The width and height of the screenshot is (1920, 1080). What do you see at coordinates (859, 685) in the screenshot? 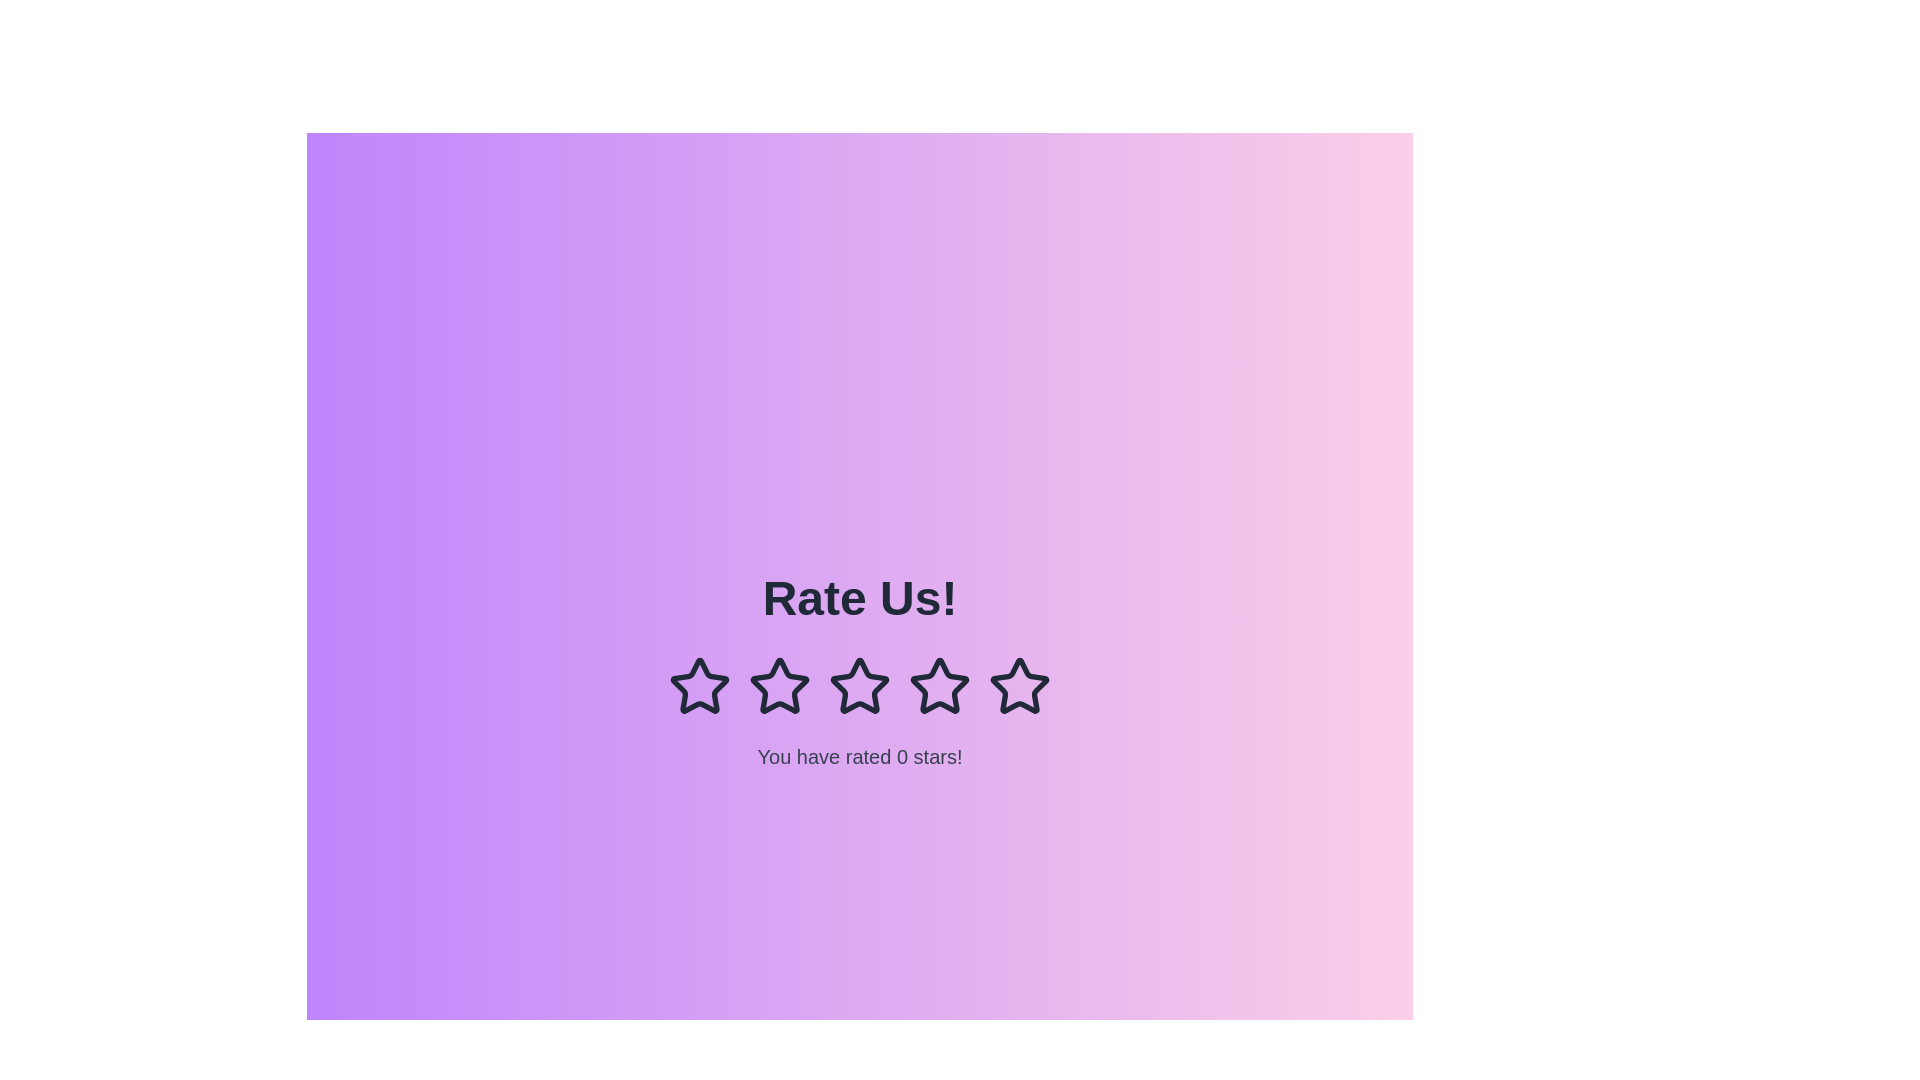
I see `the rating to 3 stars by clicking on the corresponding star` at bounding box center [859, 685].